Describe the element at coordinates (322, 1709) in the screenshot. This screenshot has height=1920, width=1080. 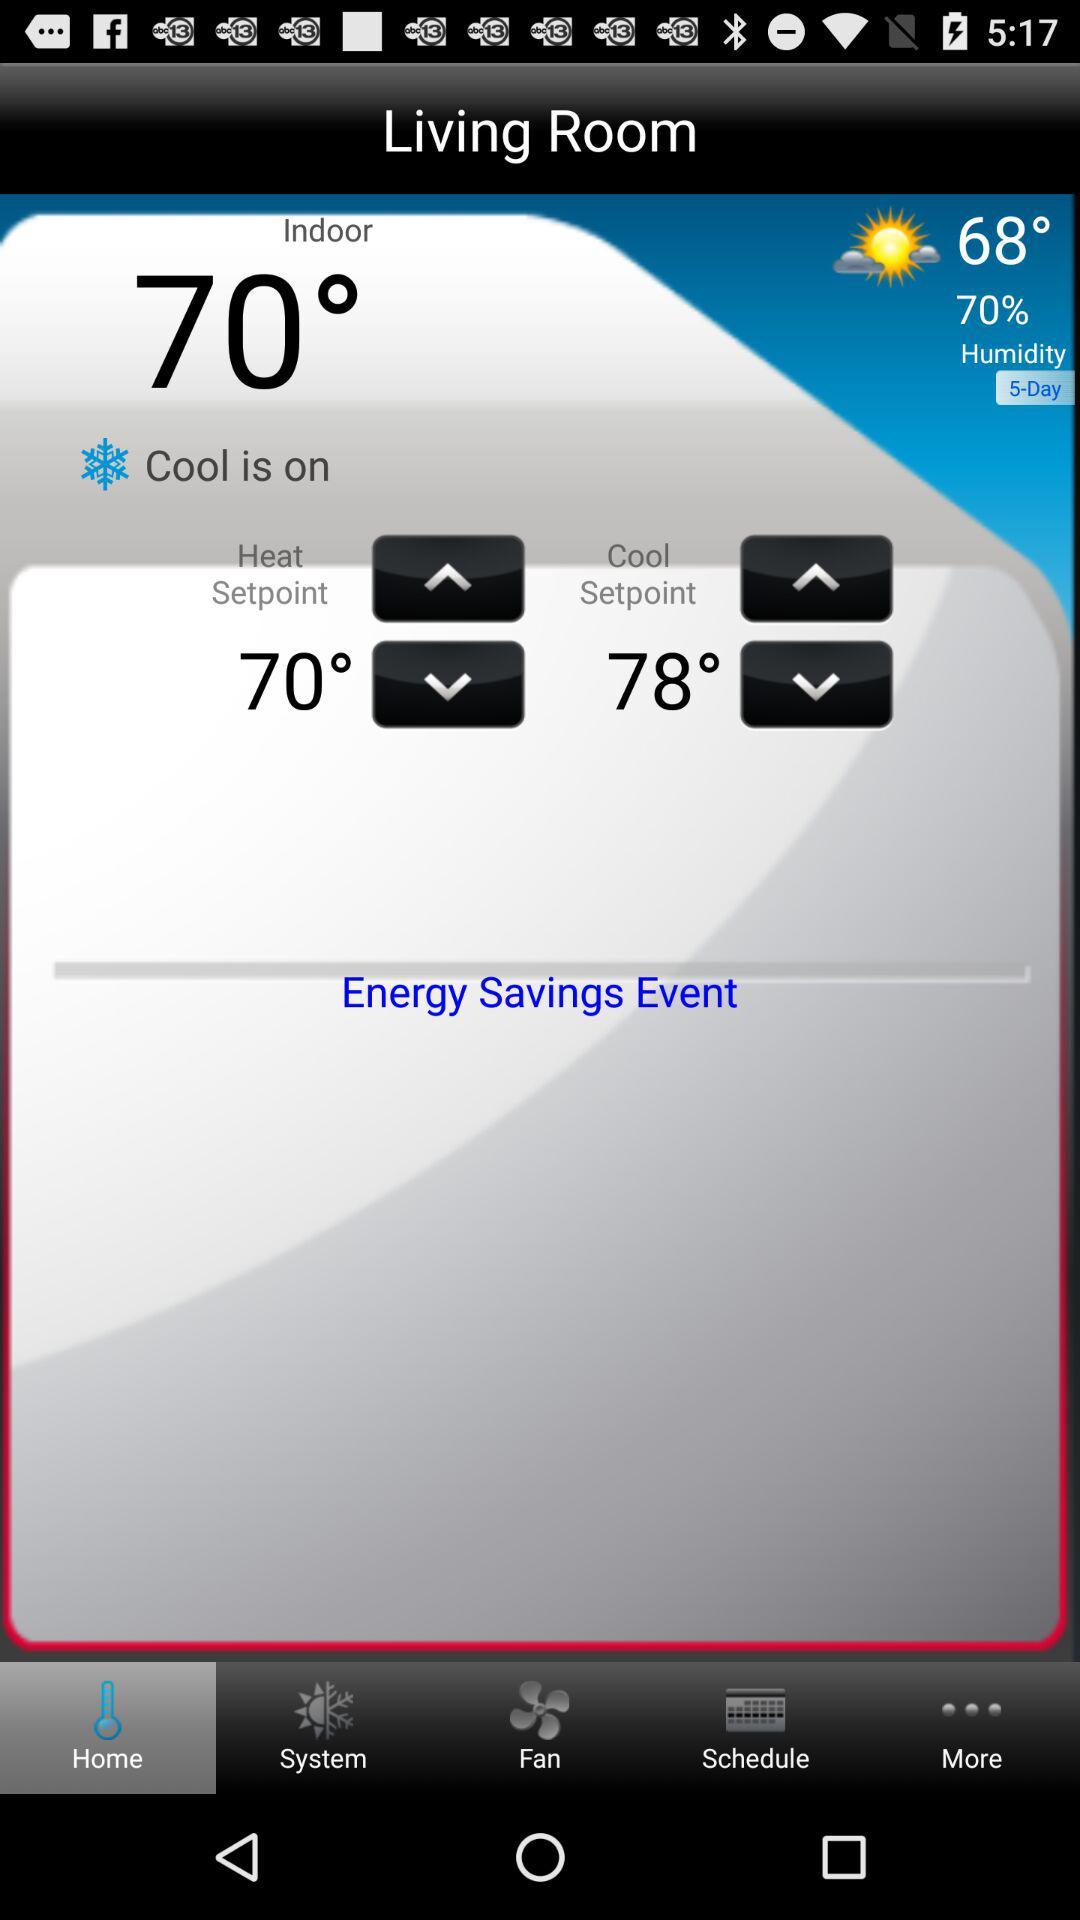
I see `icon above the text called system` at that location.